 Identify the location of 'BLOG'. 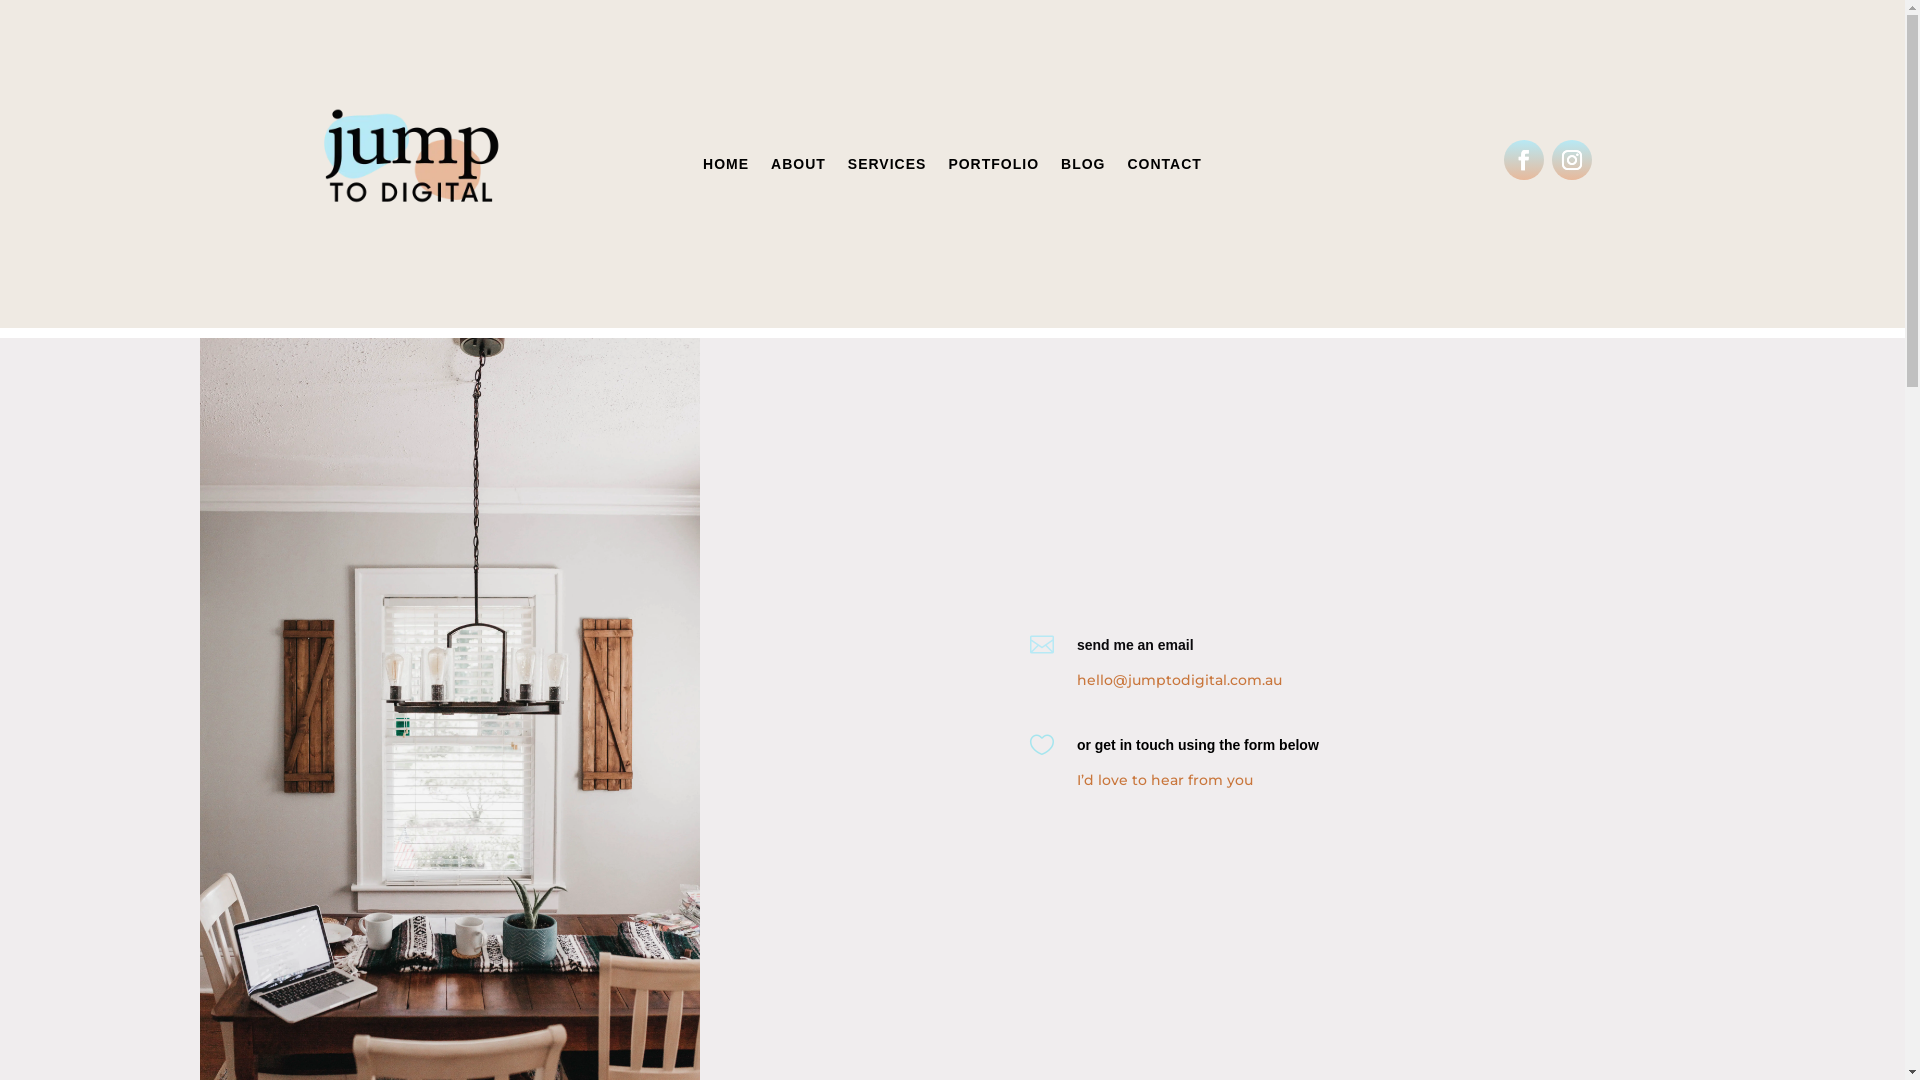
(1059, 167).